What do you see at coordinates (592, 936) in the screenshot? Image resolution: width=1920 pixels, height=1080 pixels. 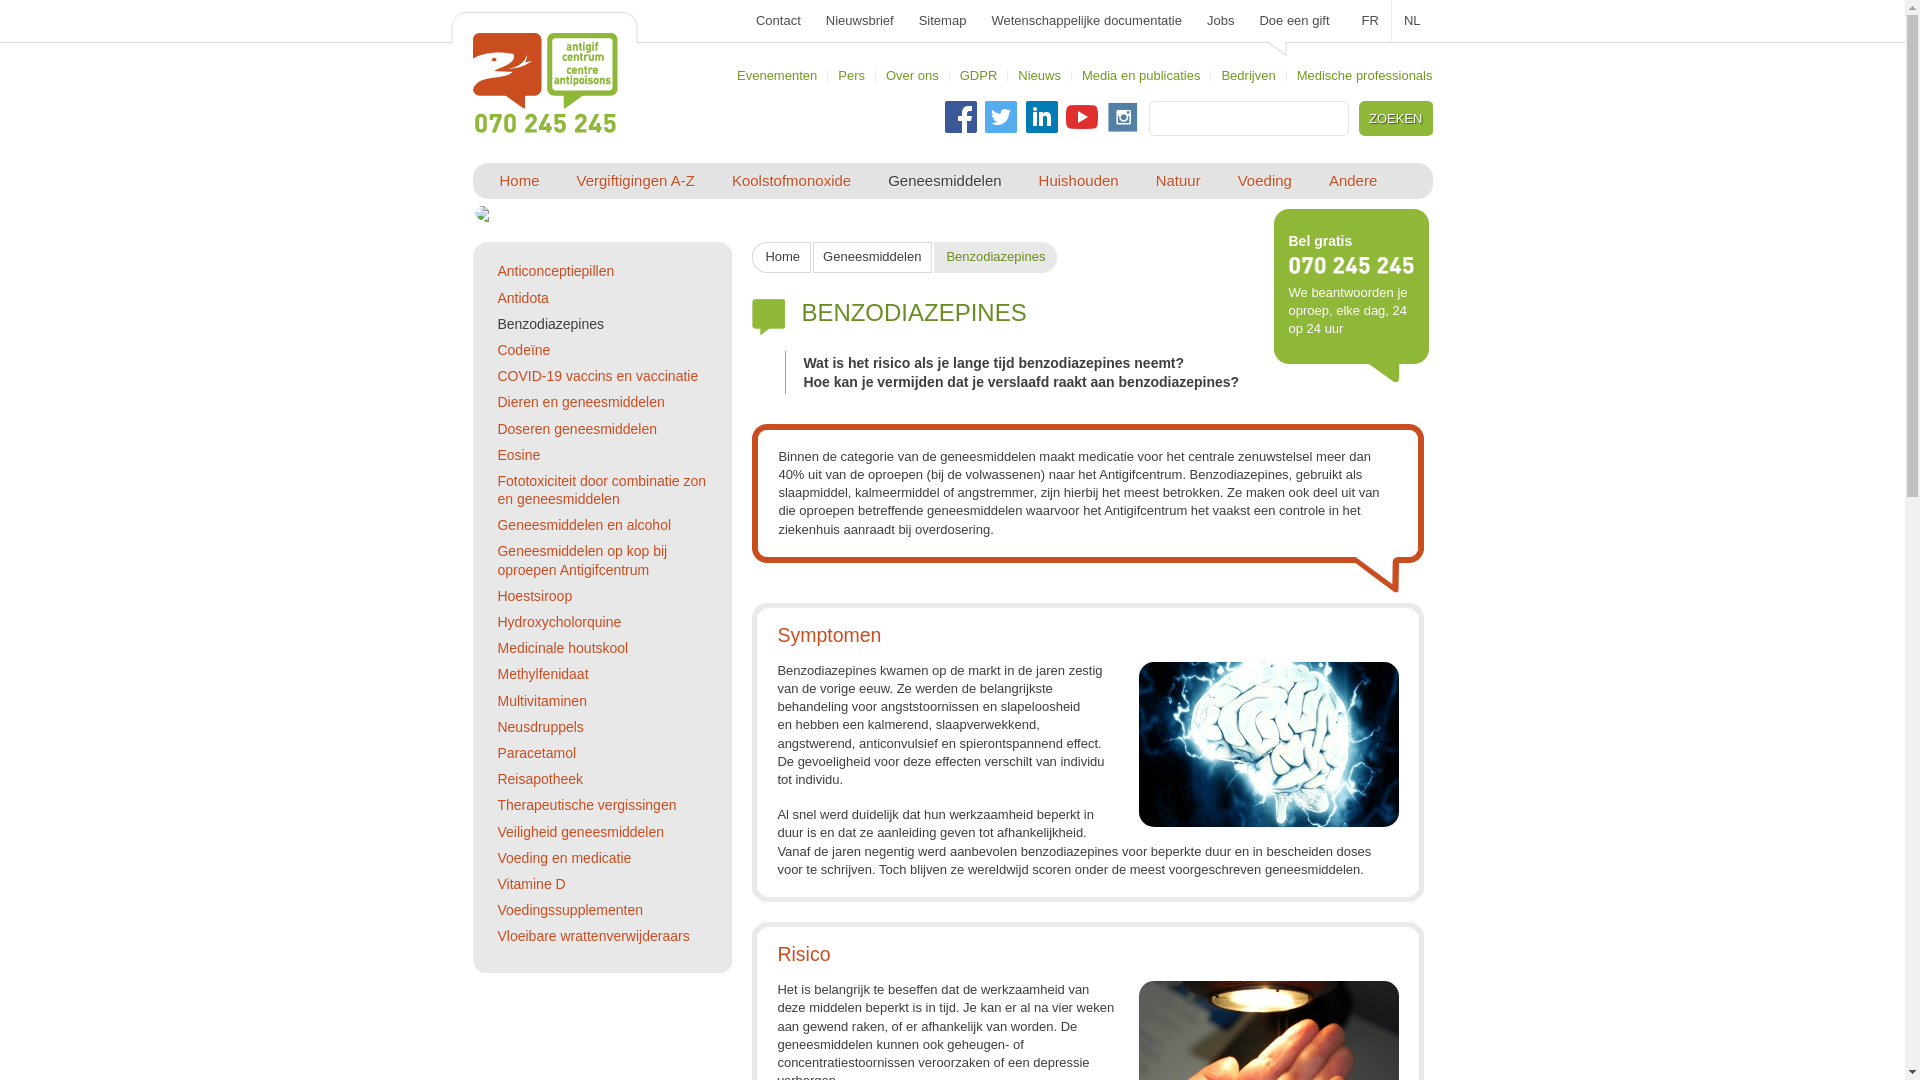 I see `'Vloeibare wrattenverwijderaars'` at bounding box center [592, 936].